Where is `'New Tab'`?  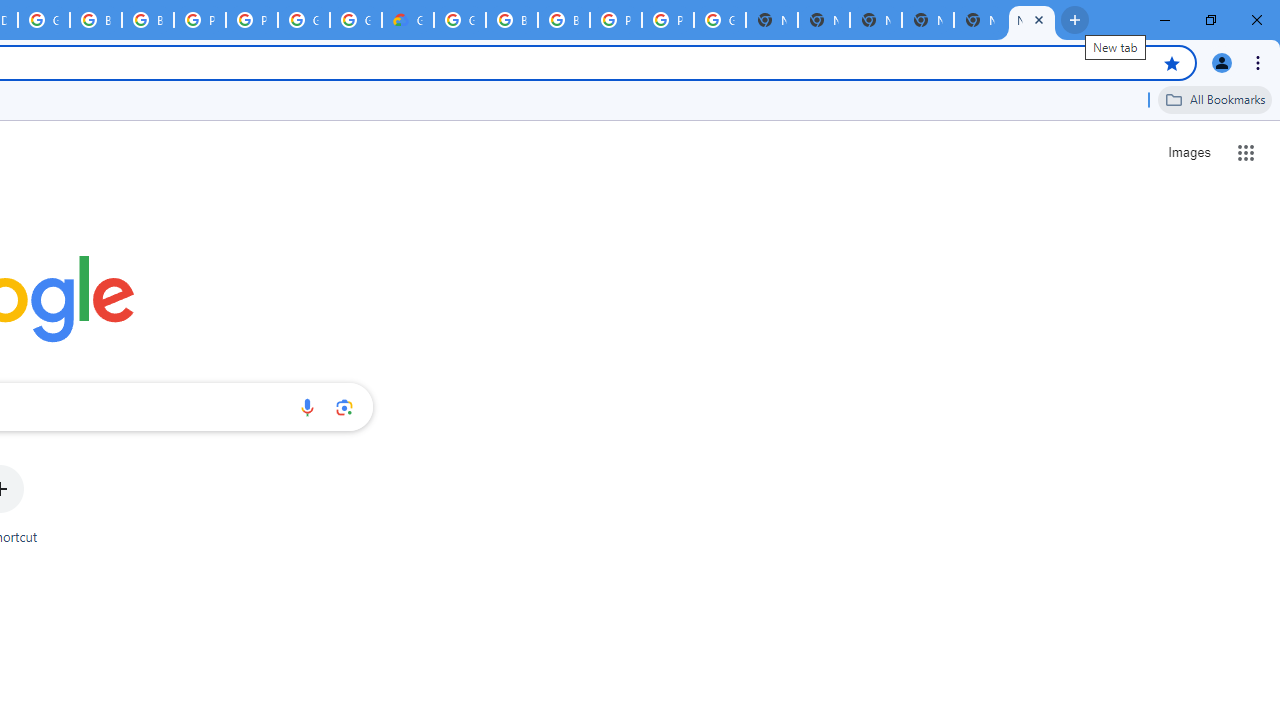 'New Tab' is located at coordinates (1032, 20).